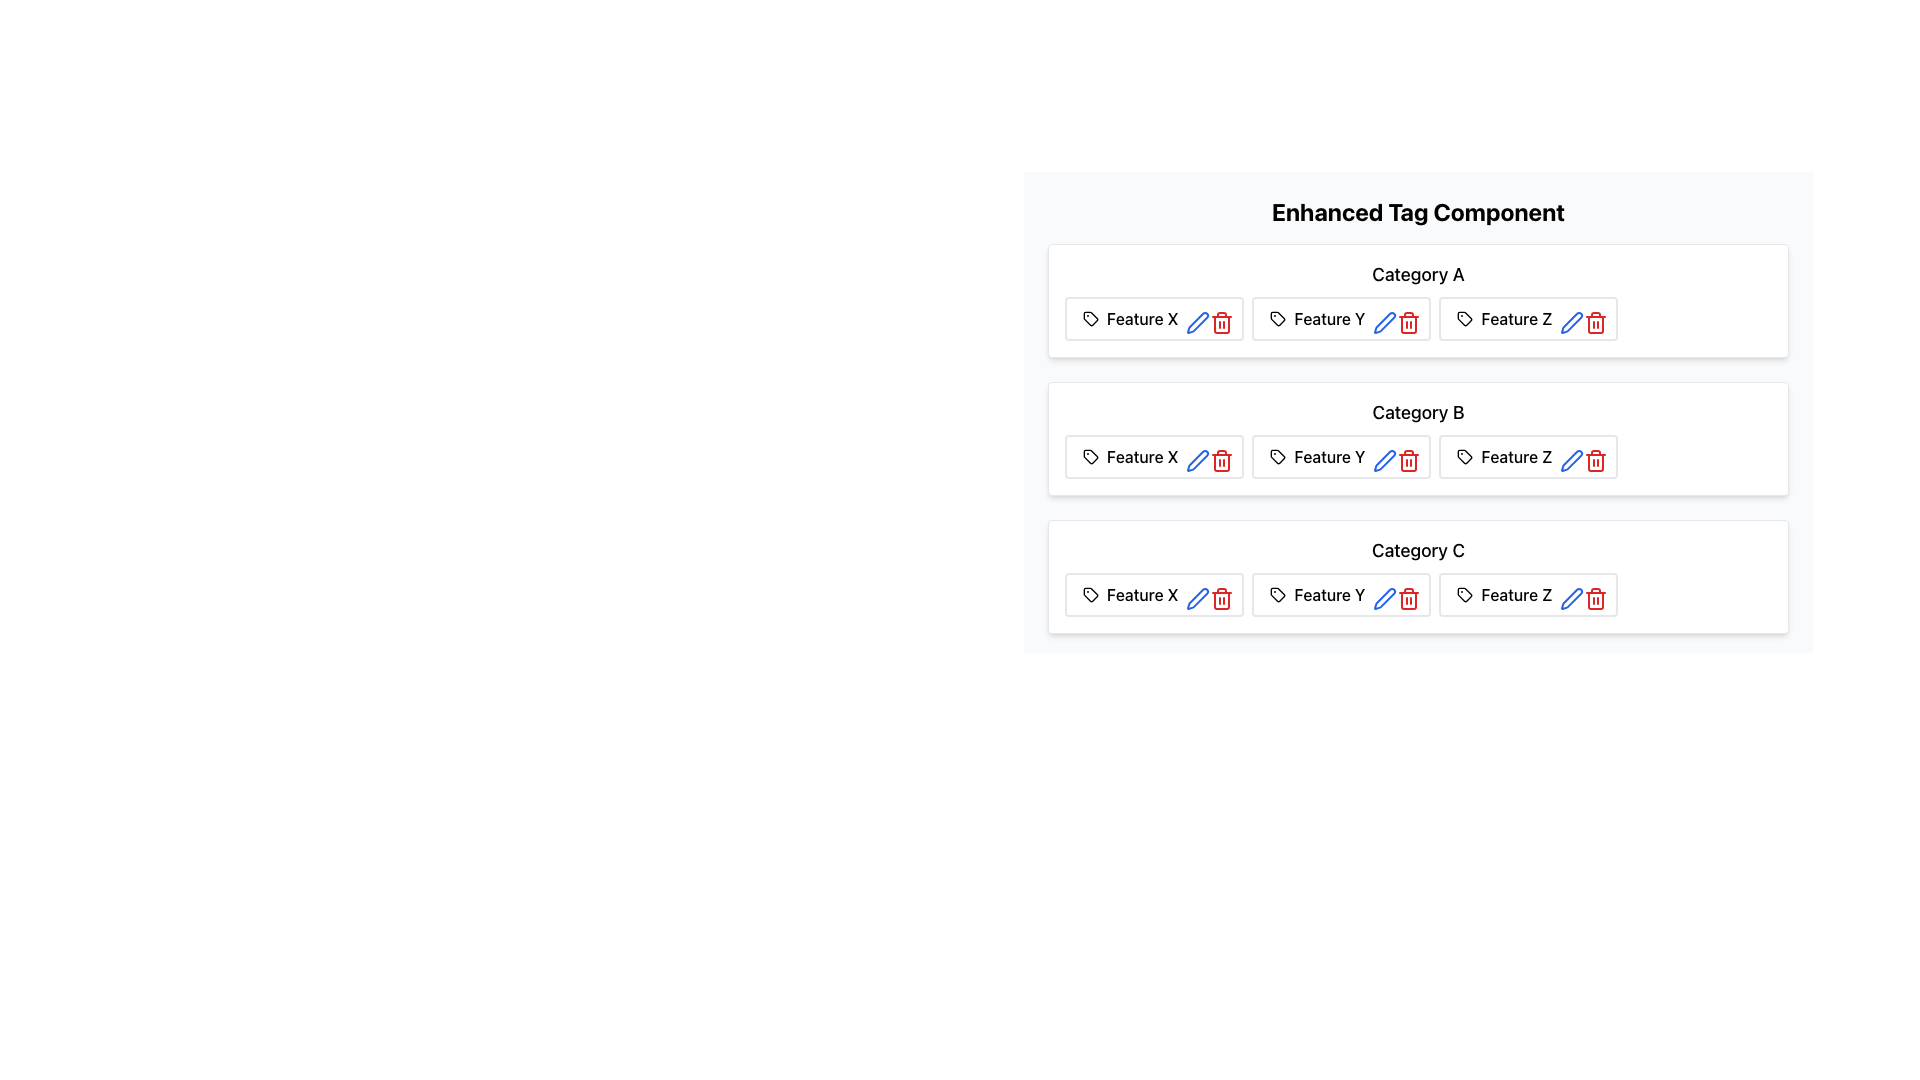 This screenshot has width=1920, height=1080. Describe the element at coordinates (1277, 456) in the screenshot. I see `the yellow tag icon with a small dot inside it, located in the 'Feature Y' group under 'Category B'` at that location.